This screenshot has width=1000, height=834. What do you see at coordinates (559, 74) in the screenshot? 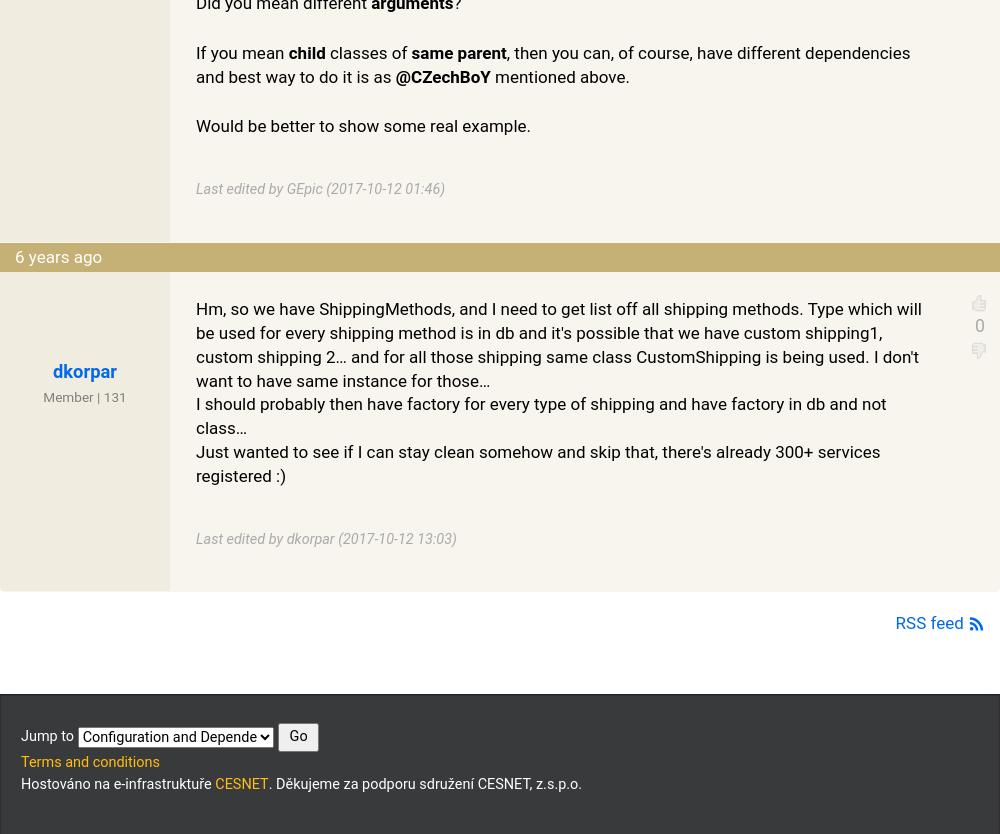
I see `'mentioned above.'` at bounding box center [559, 74].